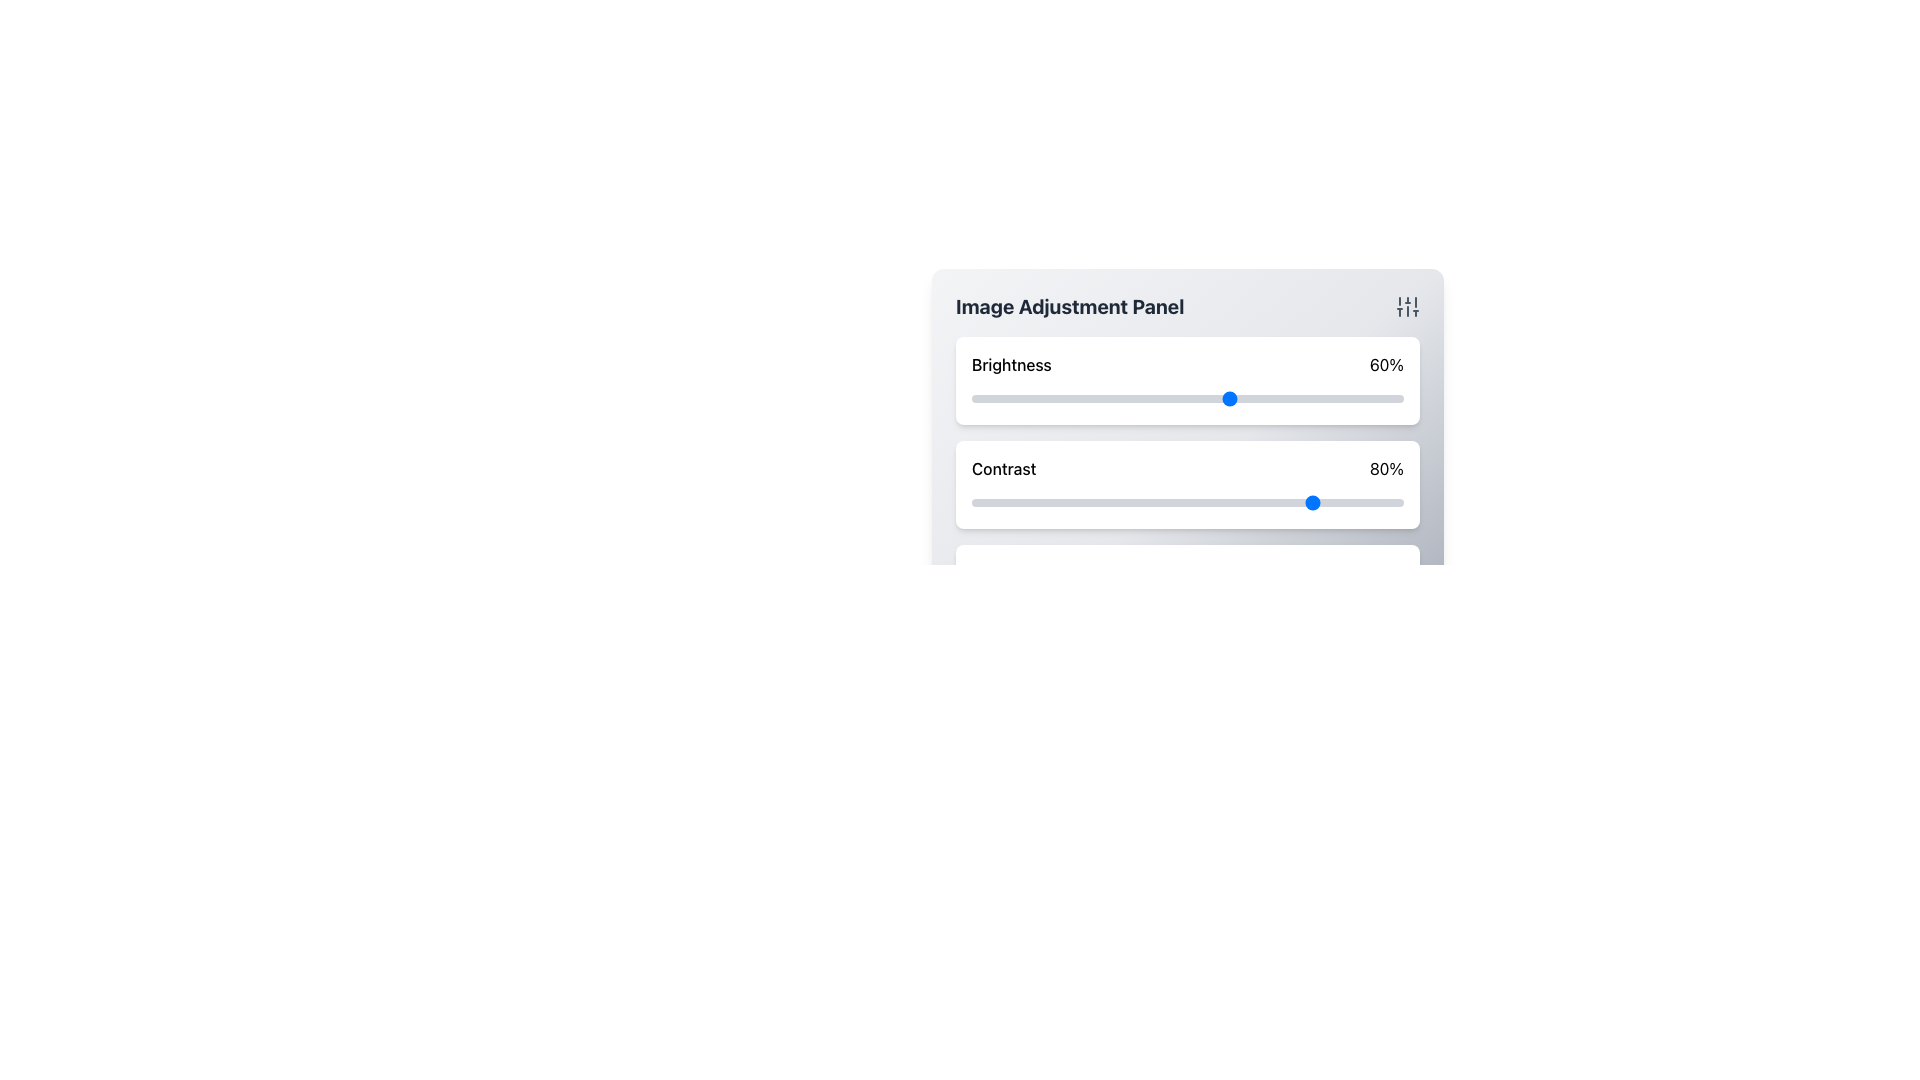 This screenshot has width=1920, height=1080. What do you see at coordinates (1011, 365) in the screenshot?
I see `the brightness adjustment label located on the left side of the brightness adjustment row` at bounding box center [1011, 365].